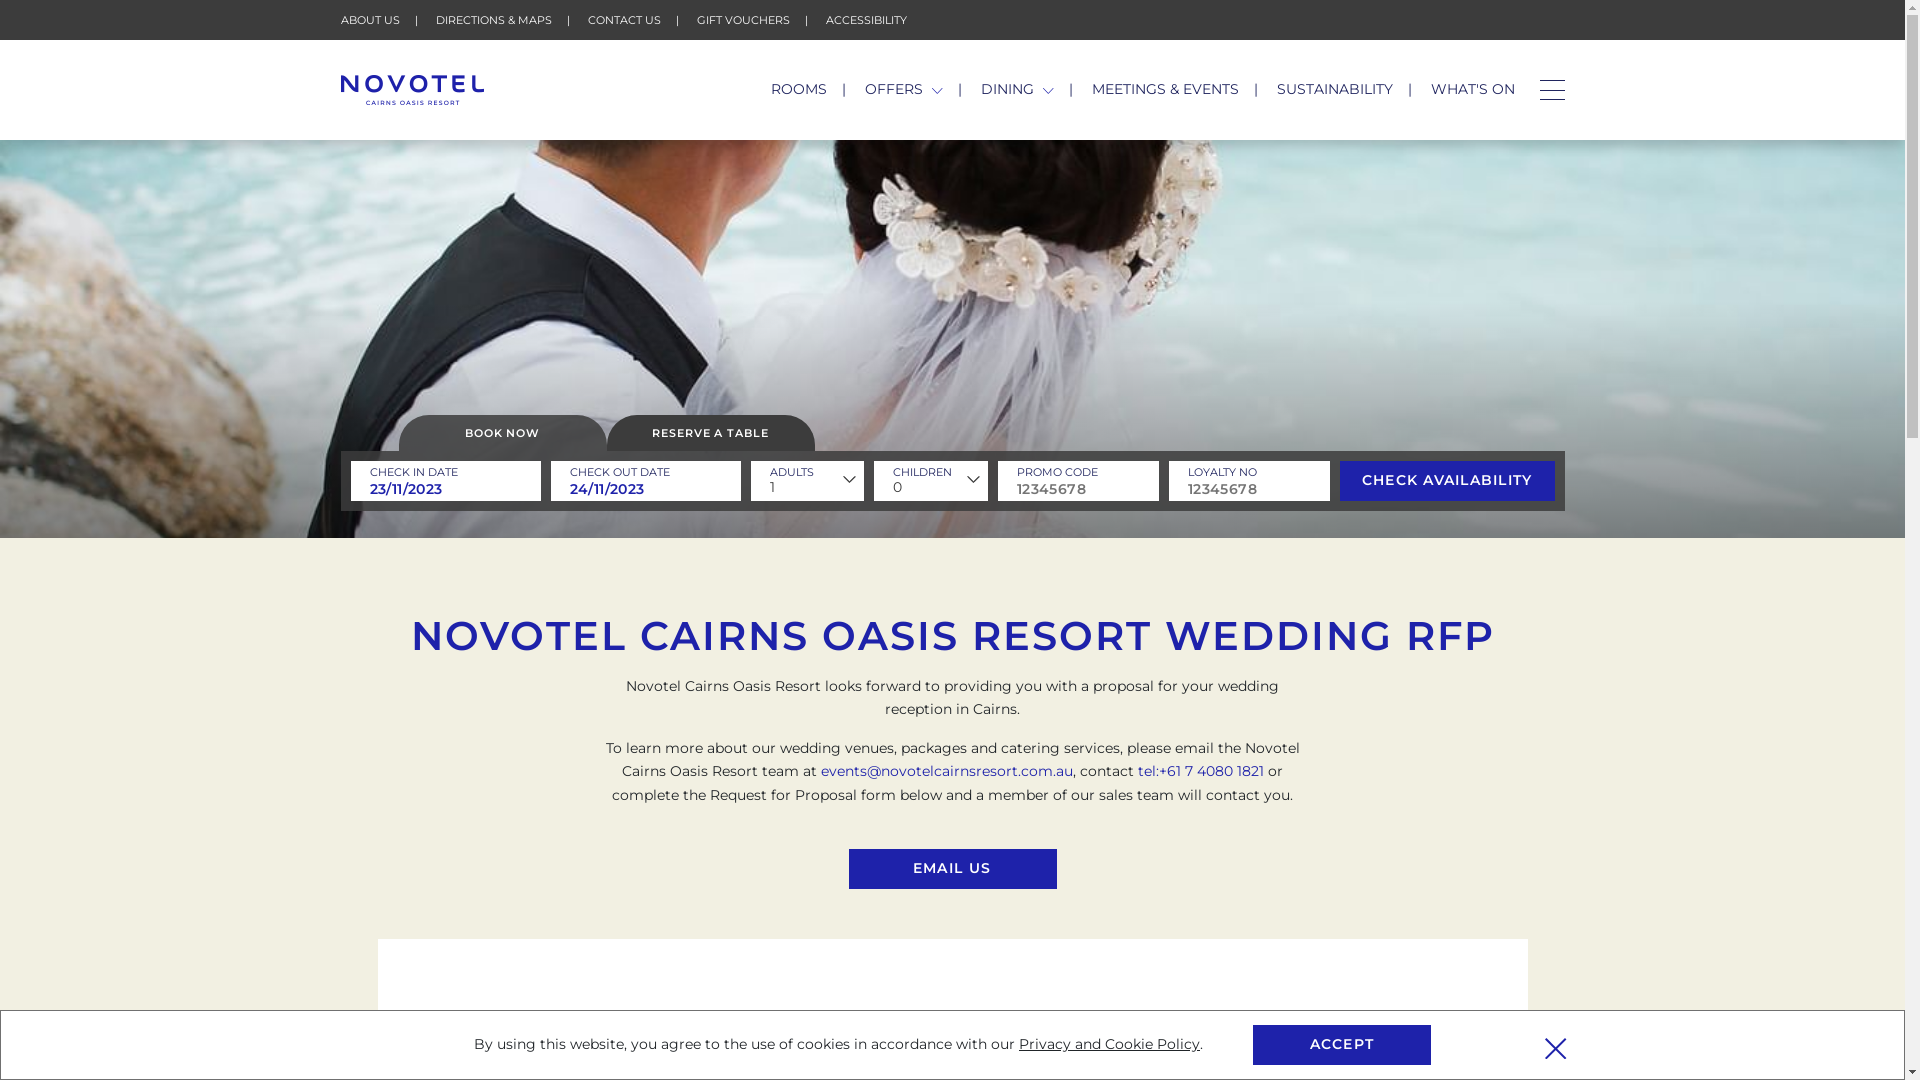 Image resolution: width=1920 pixels, height=1080 pixels. What do you see at coordinates (1342, 1044) in the screenshot?
I see `'ACCEPT'` at bounding box center [1342, 1044].